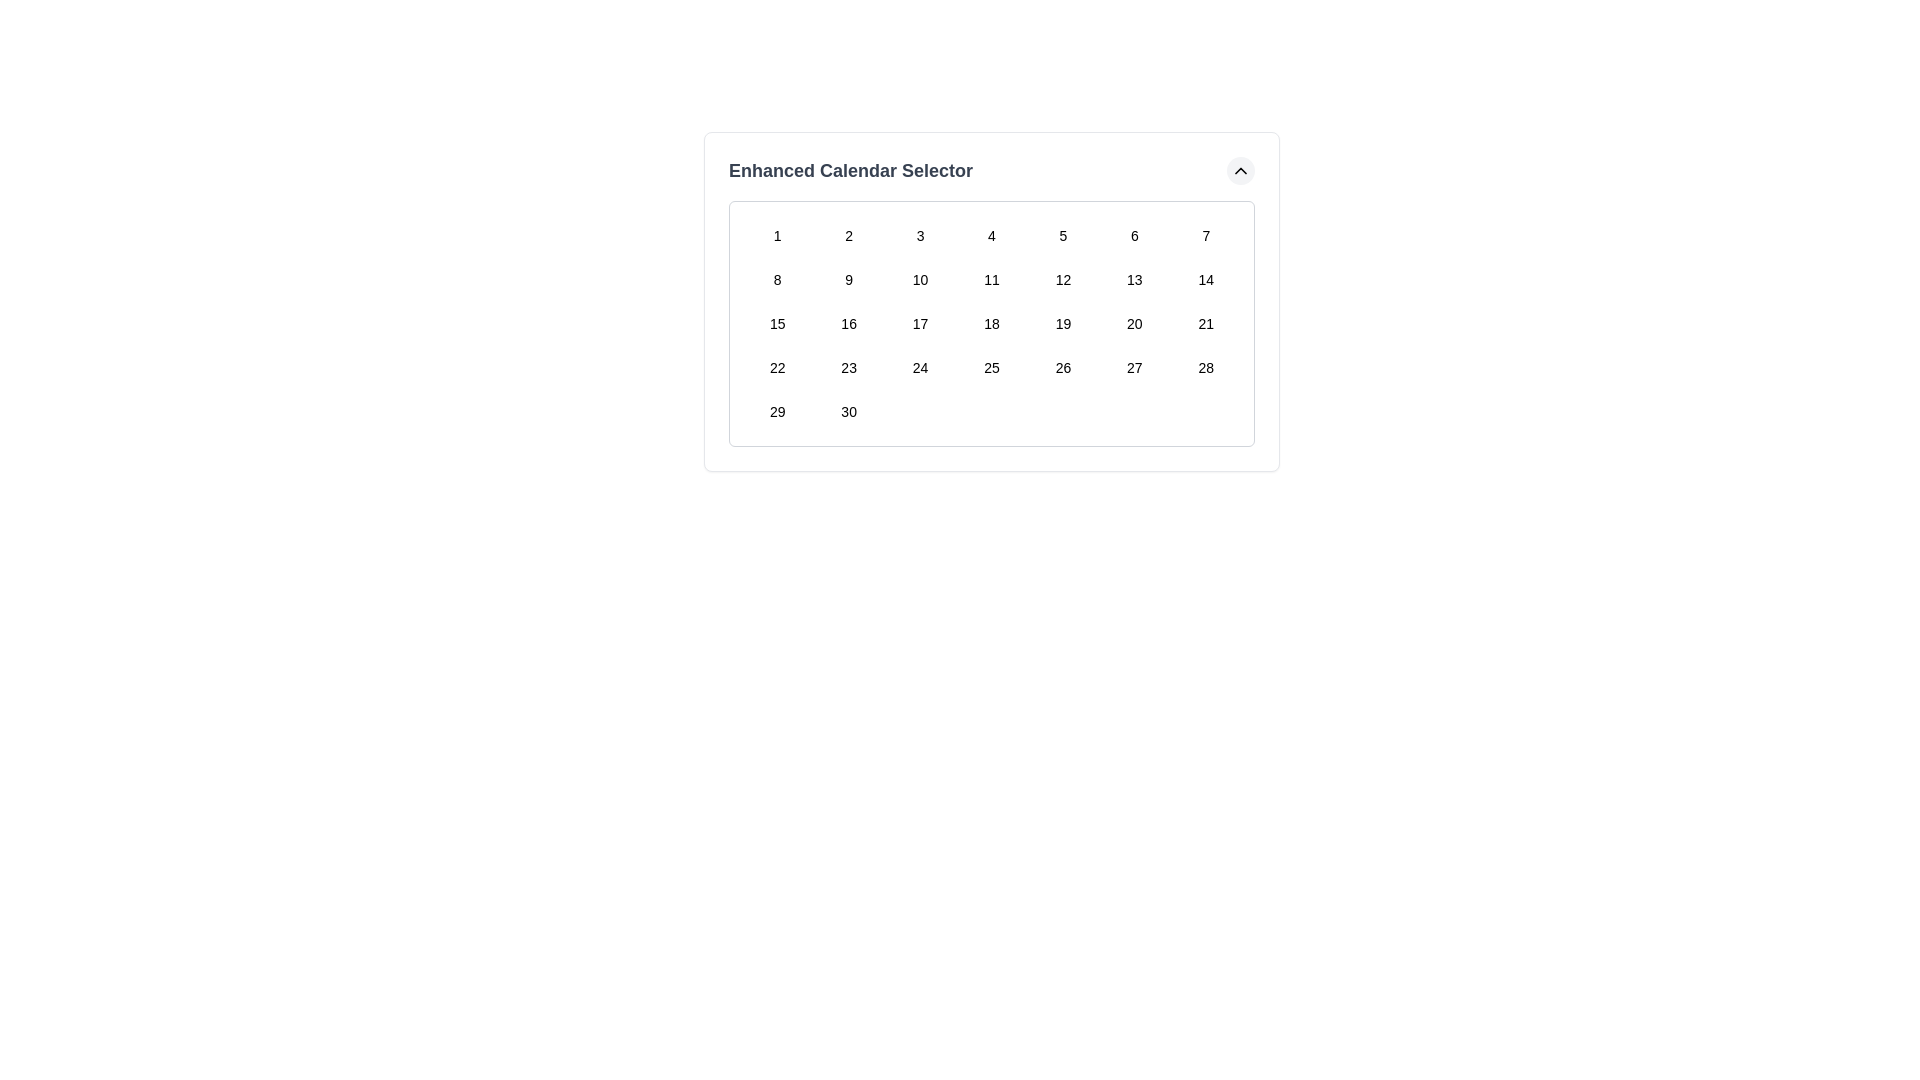 This screenshot has width=1920, height=1080. I want to click on the rectangular button with rounded edges labeled '14' in the second row and seventh column of the grid, so click(1205, 280).